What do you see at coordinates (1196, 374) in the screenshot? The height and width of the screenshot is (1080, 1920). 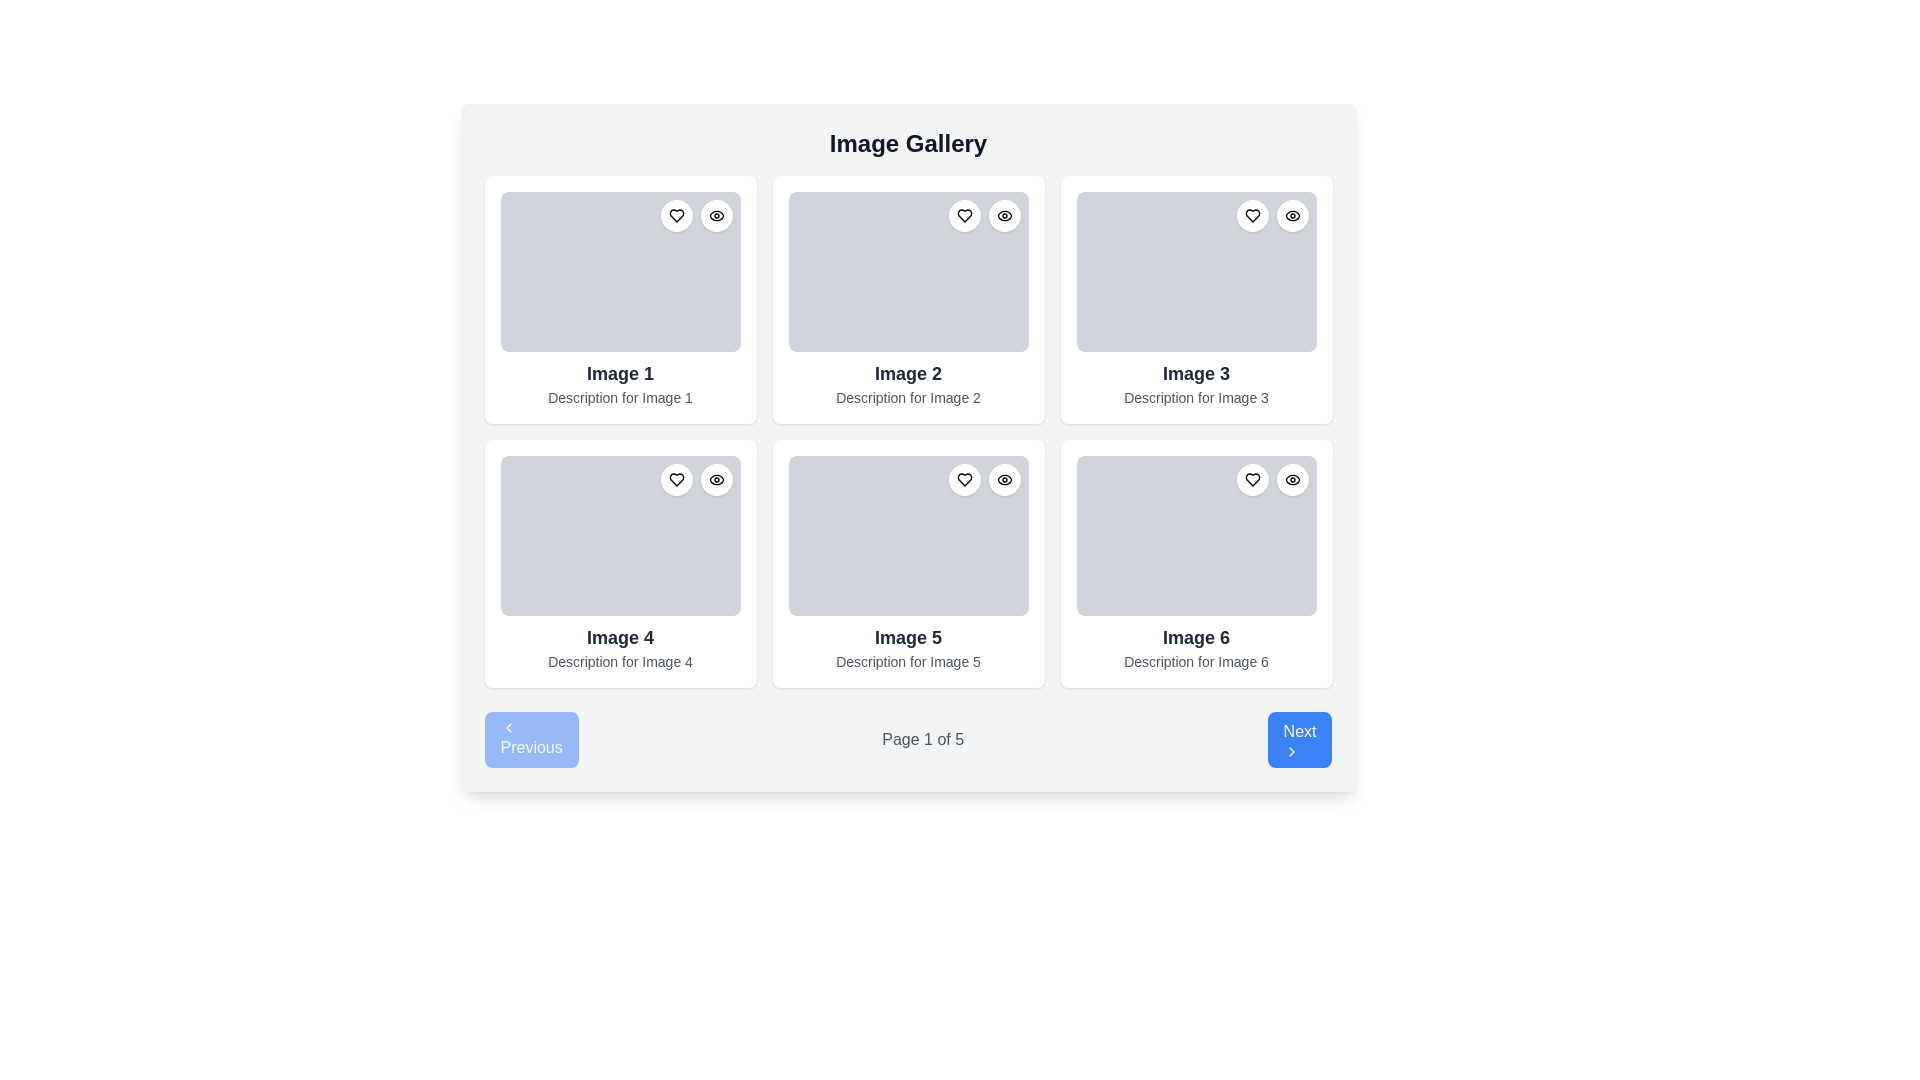 I see `text label located in the third tile of the first row, positioned above 'Description for Image 3'` at bounding box center [1196, 374].